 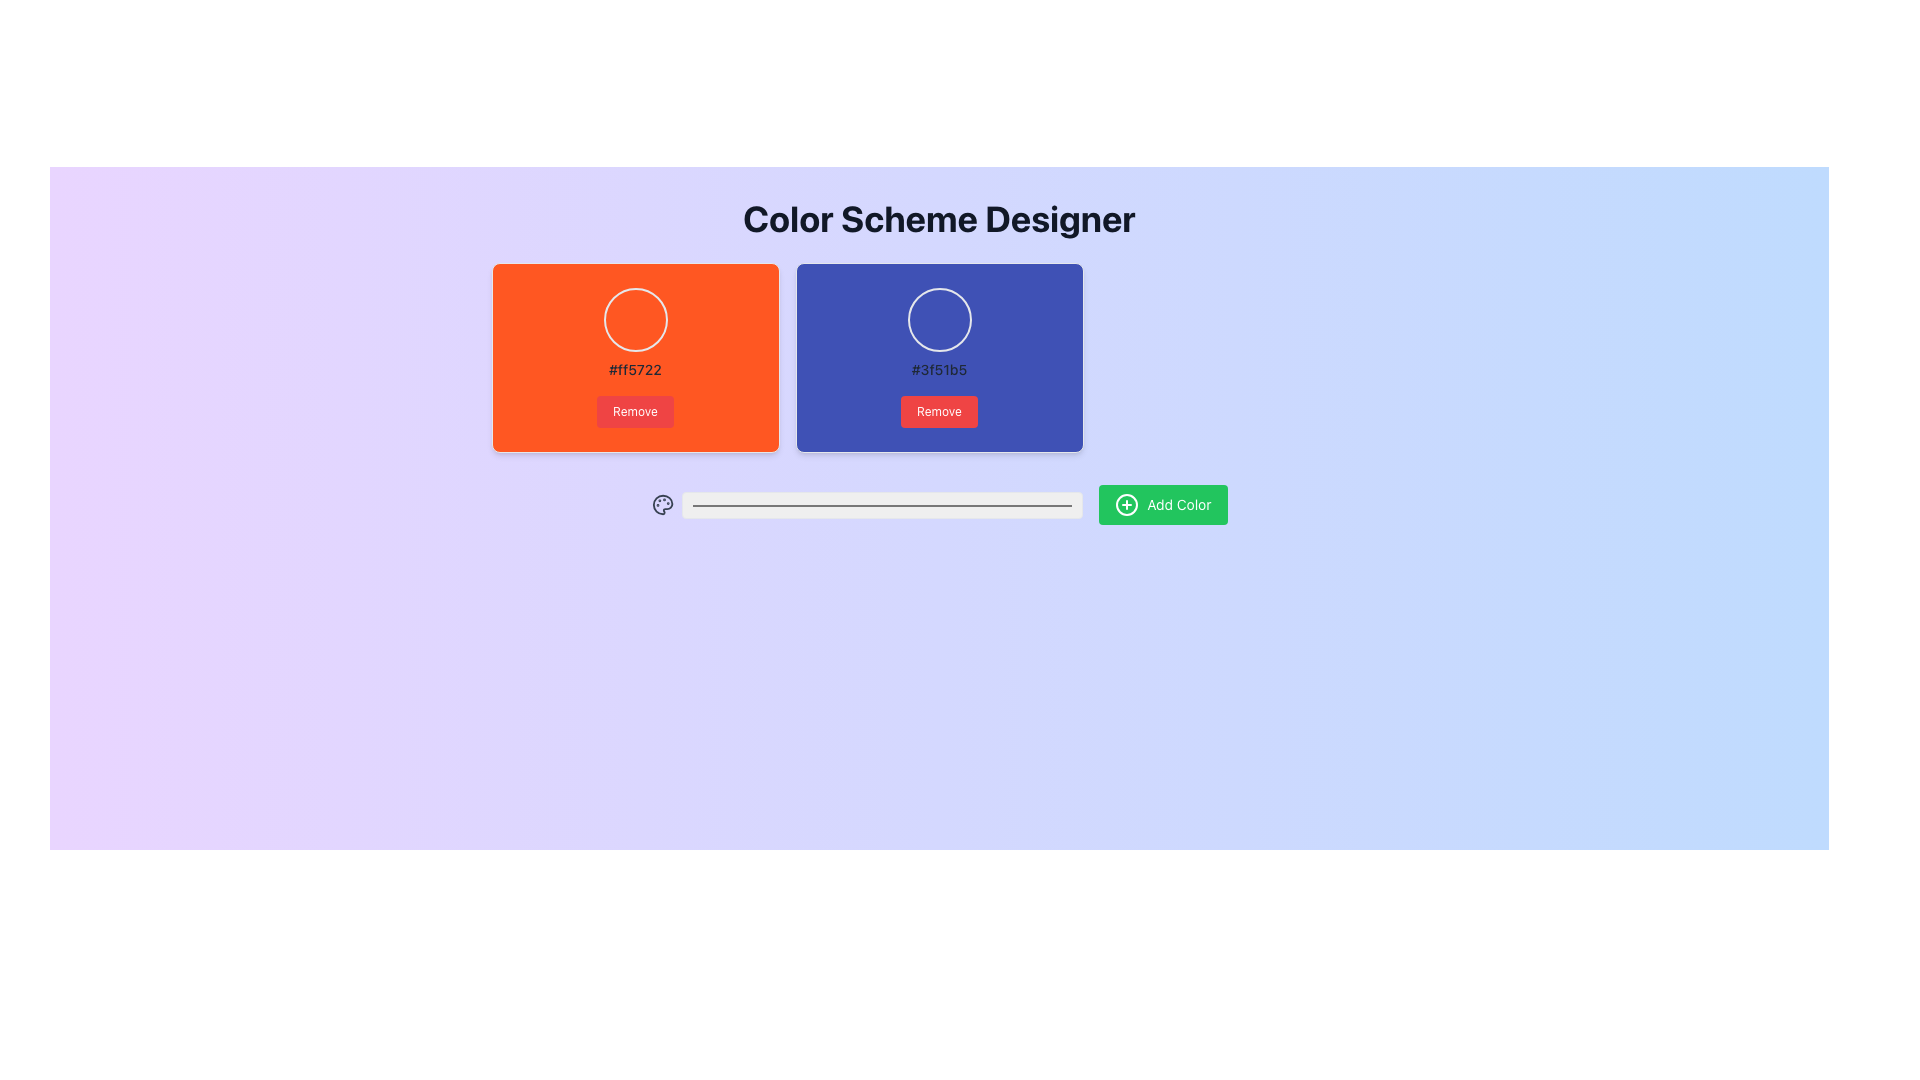 I want to click on the prominent text header labeled 'Color Scheme Designer', which is displayed in a large bold font at the top center of the interface, so click(x=938, y=219).